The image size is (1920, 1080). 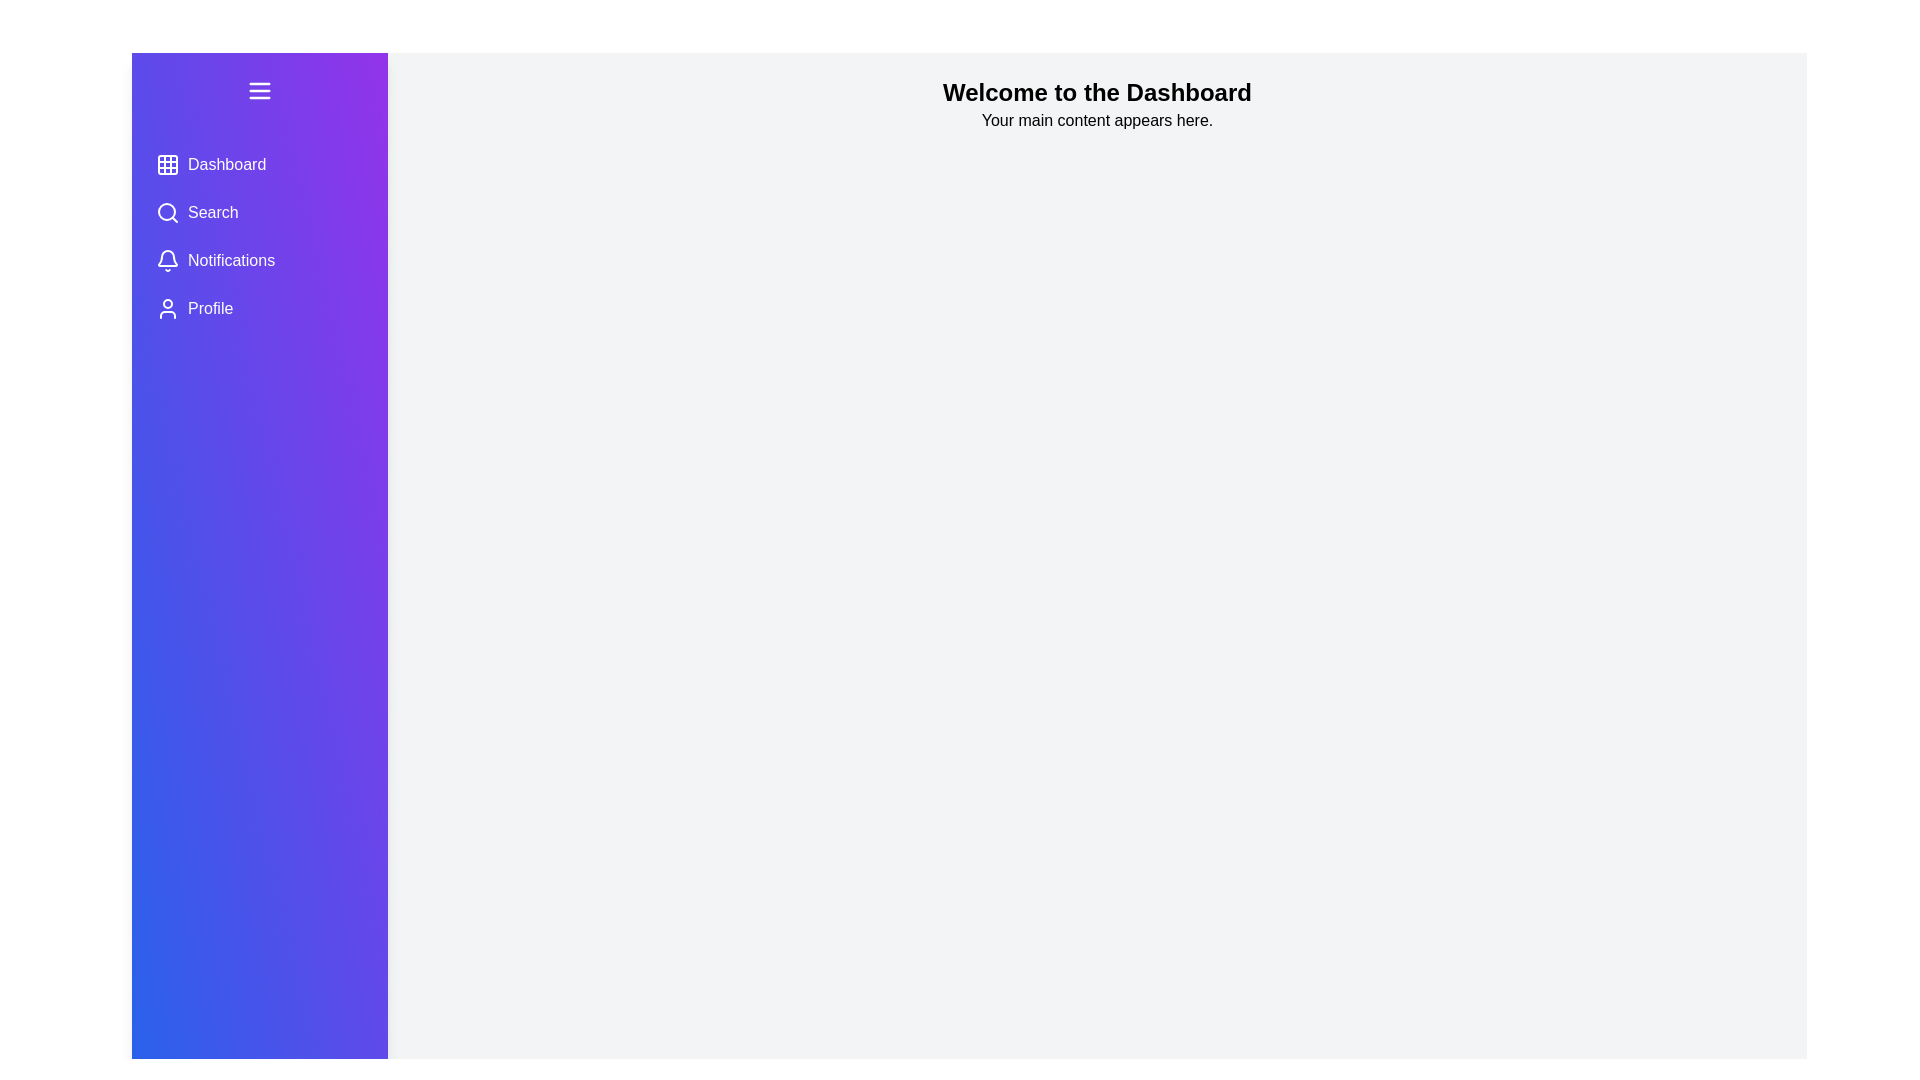 What do you see at coordinates (258, 91) in the screenshot?
I see `the menu button to toggle the sidebar` at bounding box center [258, 91].